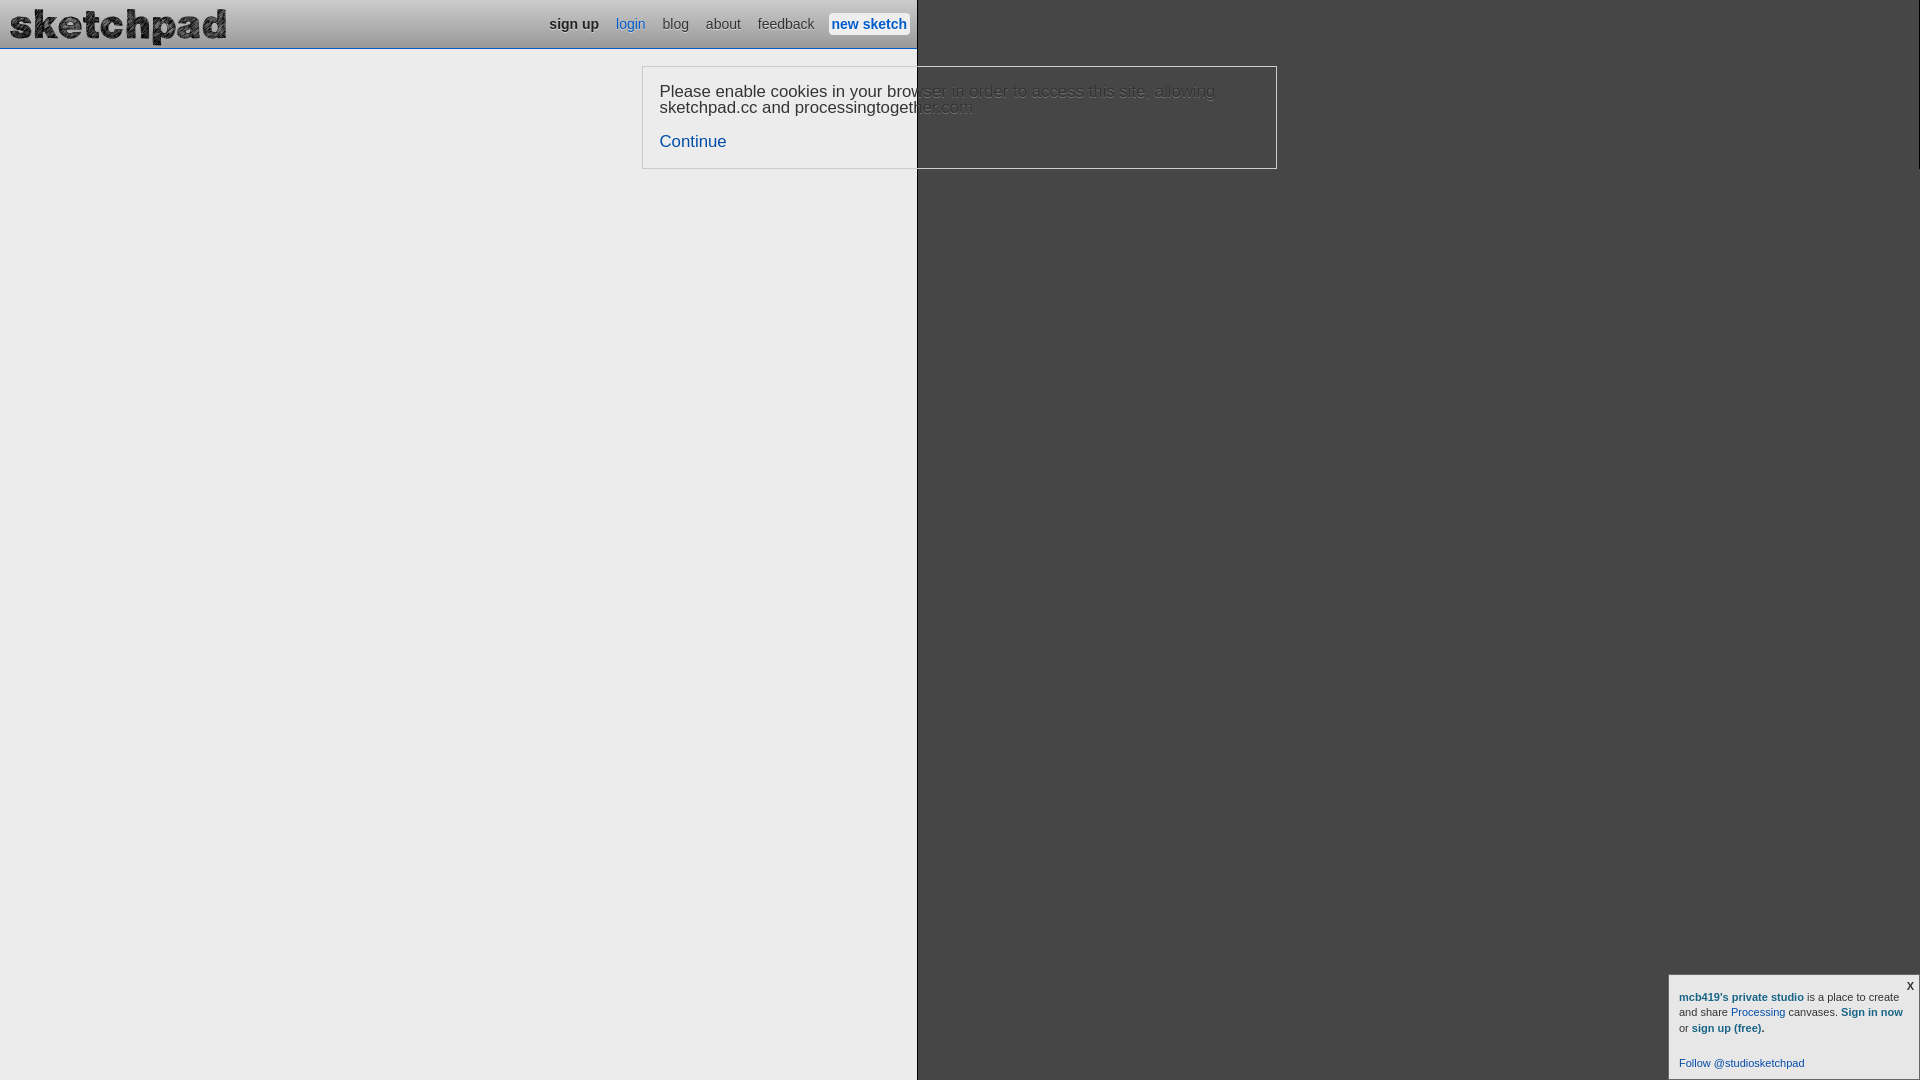 This screenshot has width=1920, height=1080. What do you see at coordinates (693, 140) in the screenshot?
I see `'Continue'` at bounding box center [693, 140].